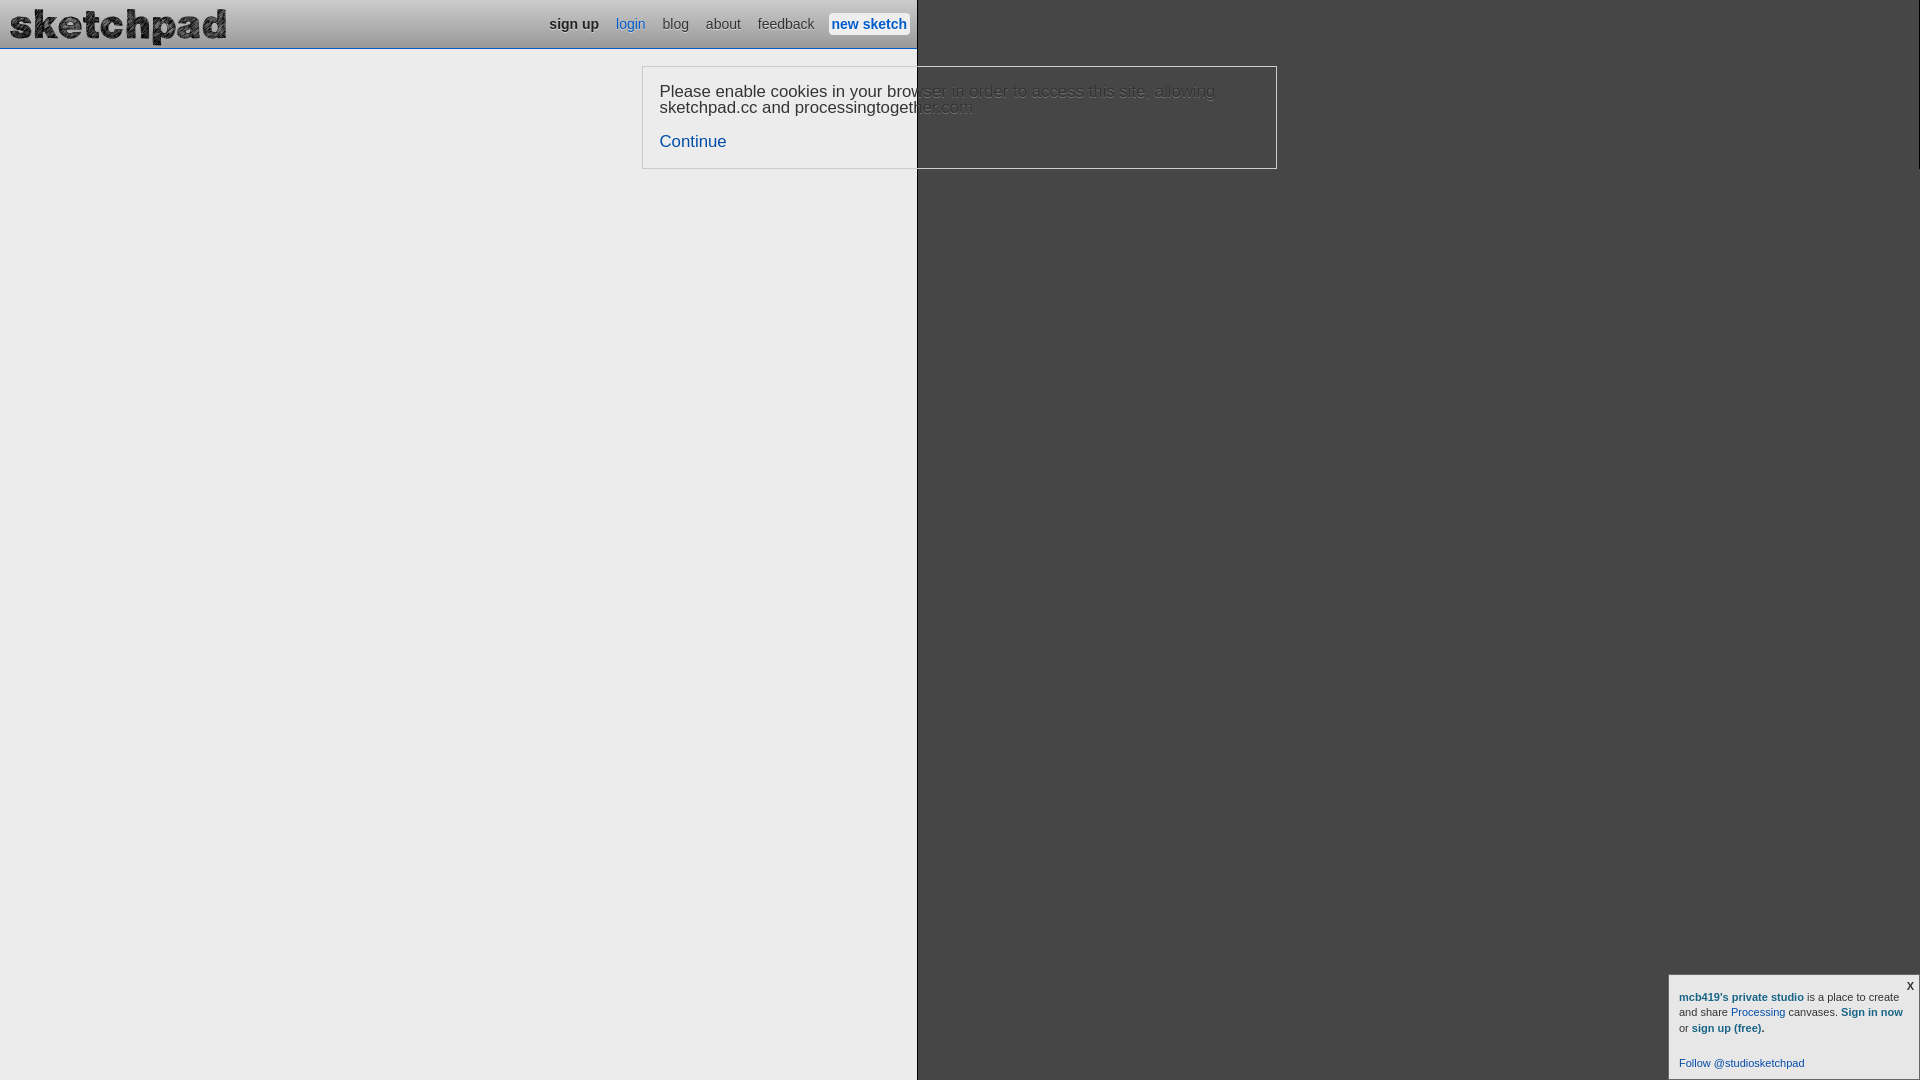 This screenshot has width=1920, height=1080. What do you see at coordinates (693, 140) in the screenshot?
I see `'Continue'` at bounding box center [693, 140].